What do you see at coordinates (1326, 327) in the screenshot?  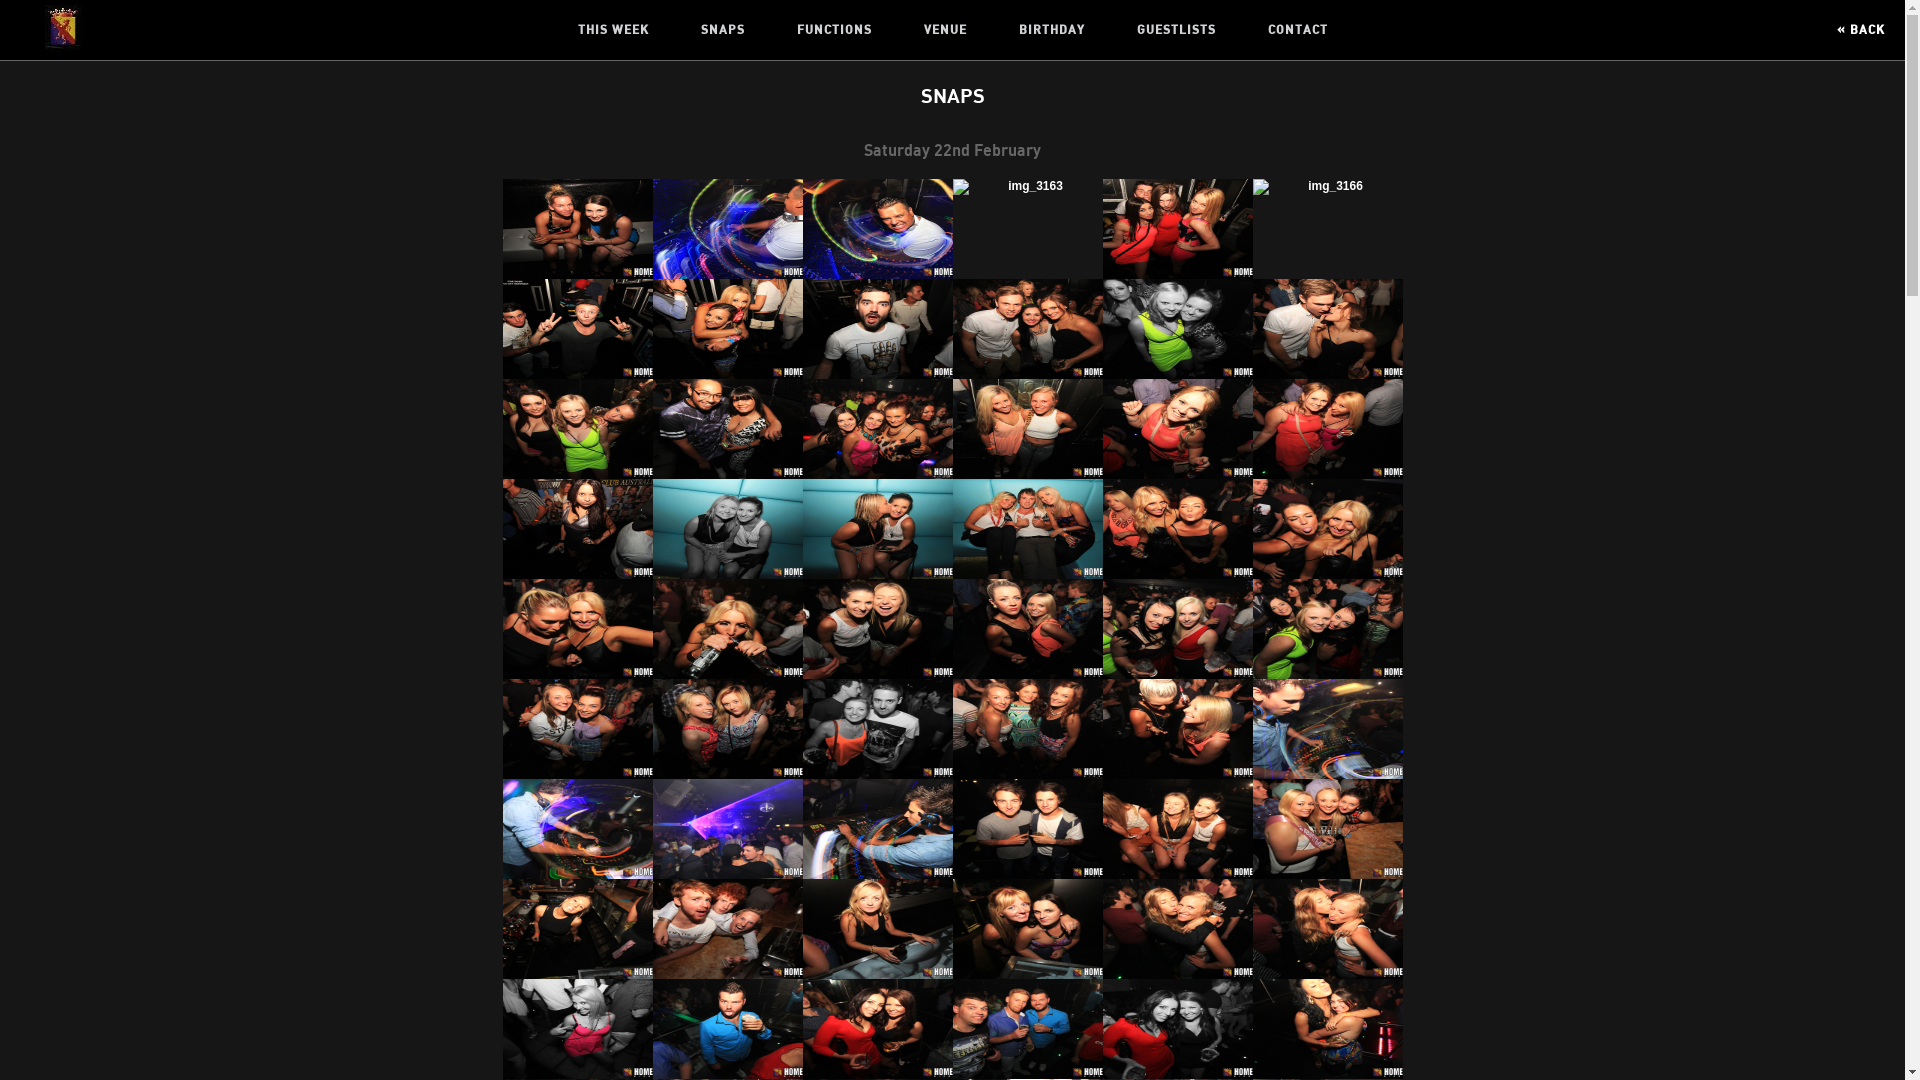 I see `' '` at bounding box center [1326, 327].